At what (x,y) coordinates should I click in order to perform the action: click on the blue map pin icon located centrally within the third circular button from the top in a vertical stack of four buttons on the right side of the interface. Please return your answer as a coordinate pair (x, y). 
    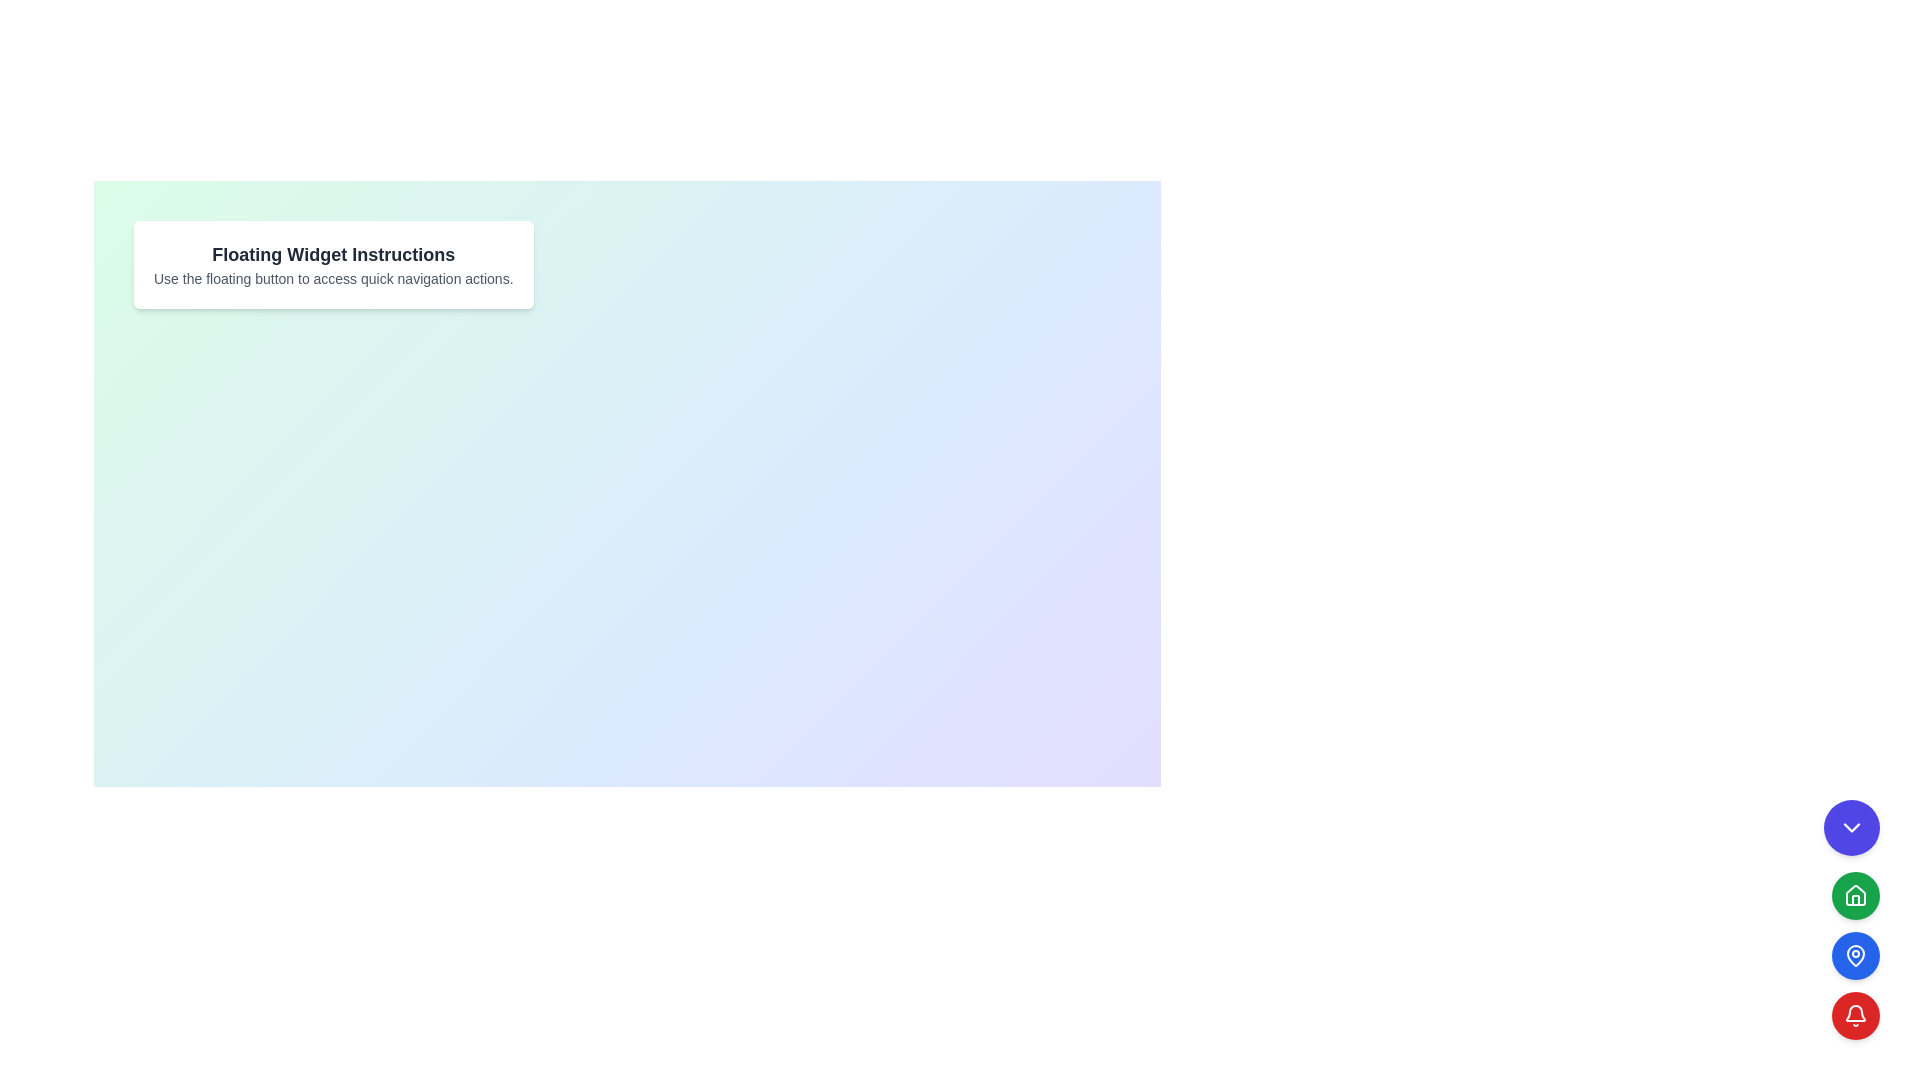
    Looking at the image, I should click on (1855, 954).